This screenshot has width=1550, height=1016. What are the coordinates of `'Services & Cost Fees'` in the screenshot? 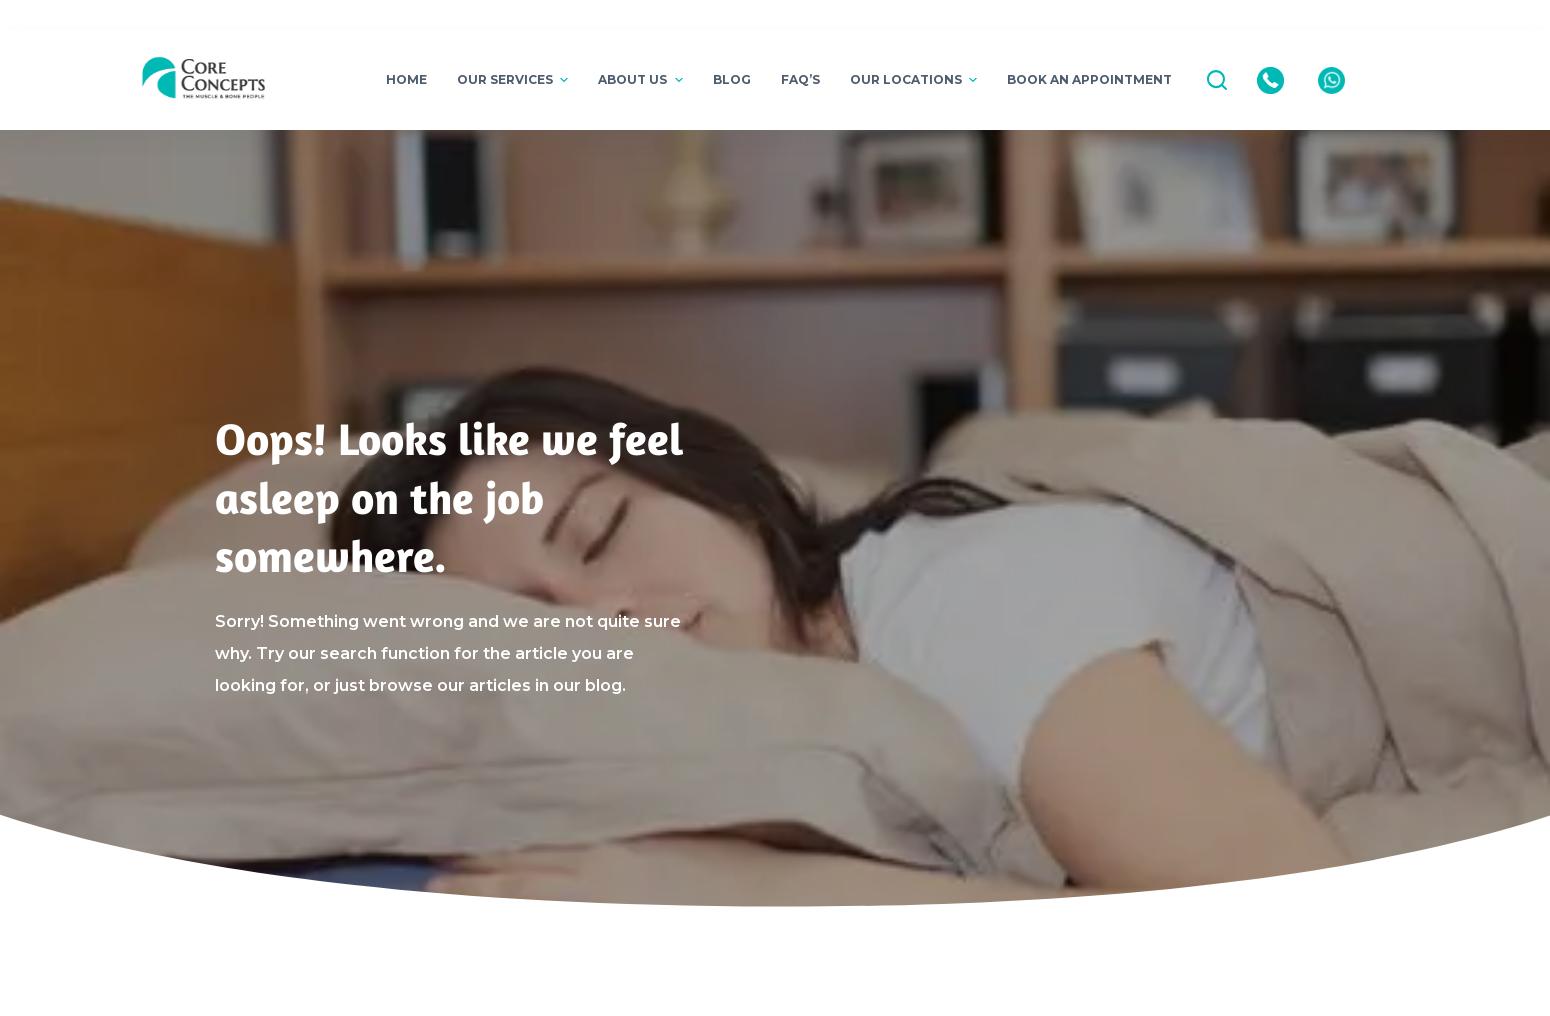 It's located at (517, 447).